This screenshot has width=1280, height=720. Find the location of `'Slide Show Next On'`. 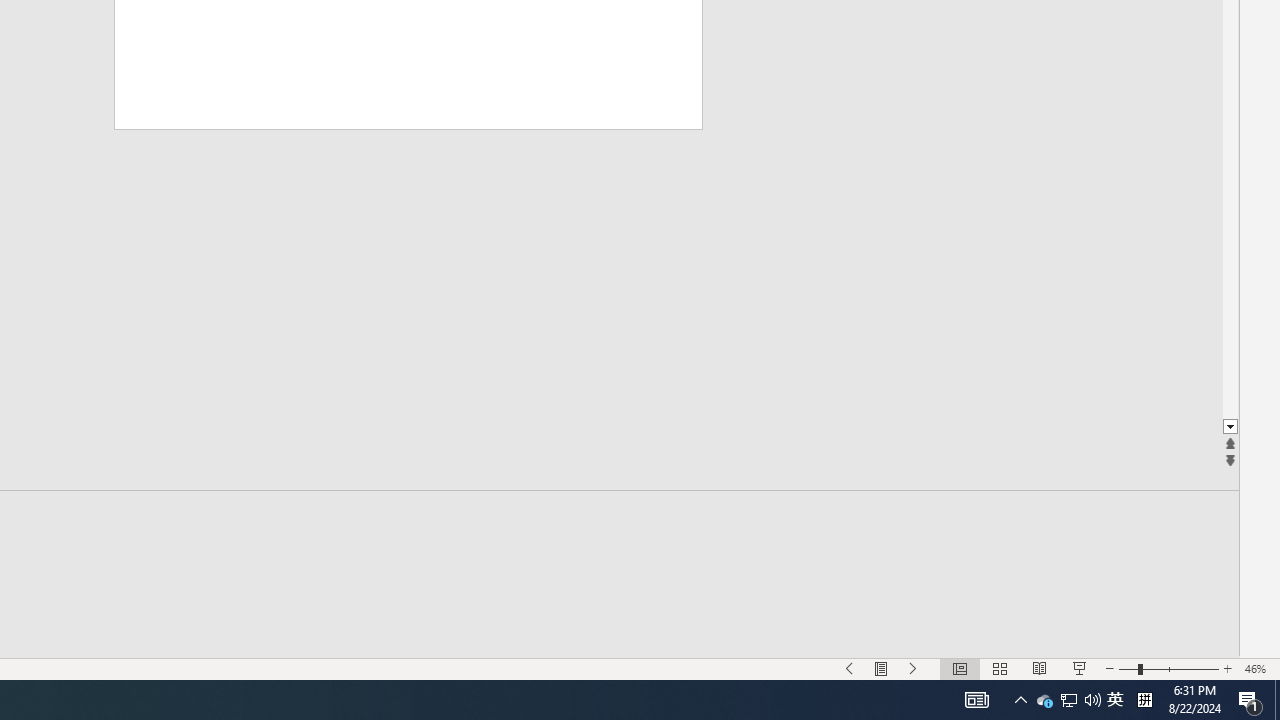

'Slide Show Next On' is located at coordinates (913, 669).